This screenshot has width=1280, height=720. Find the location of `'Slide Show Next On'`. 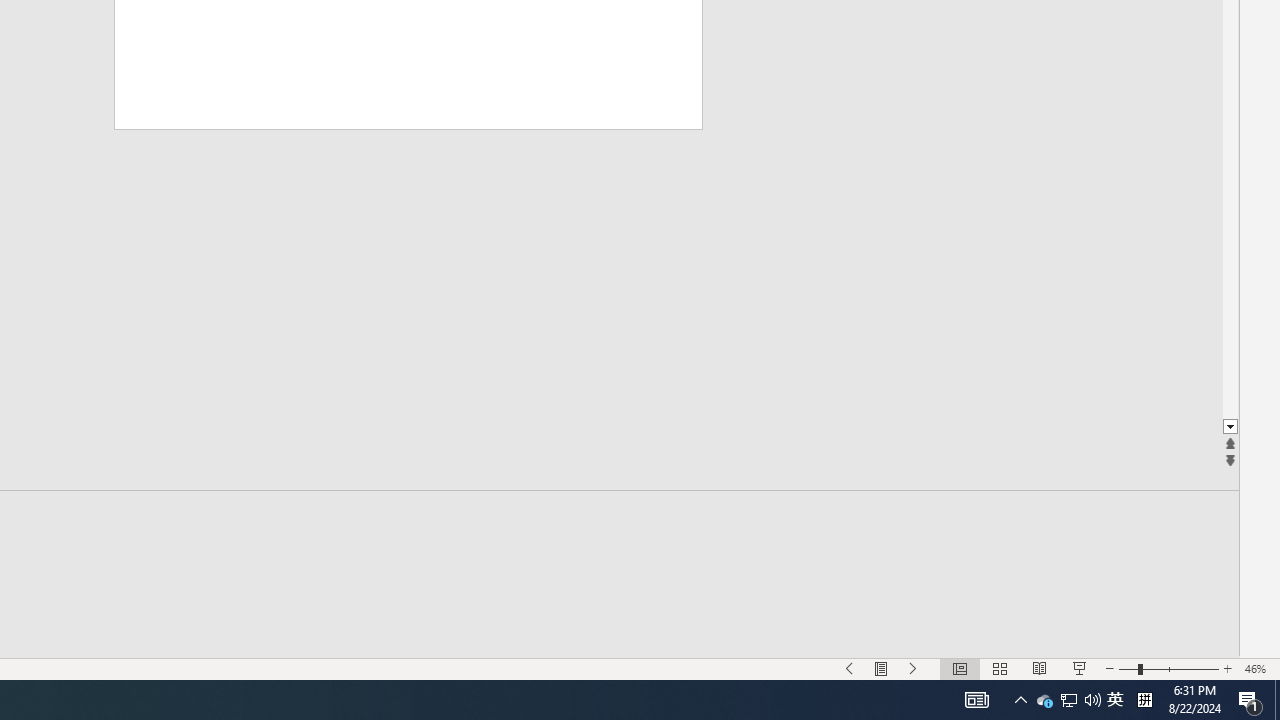

'Slide Show Next On' is located at coordinates (913, 669).